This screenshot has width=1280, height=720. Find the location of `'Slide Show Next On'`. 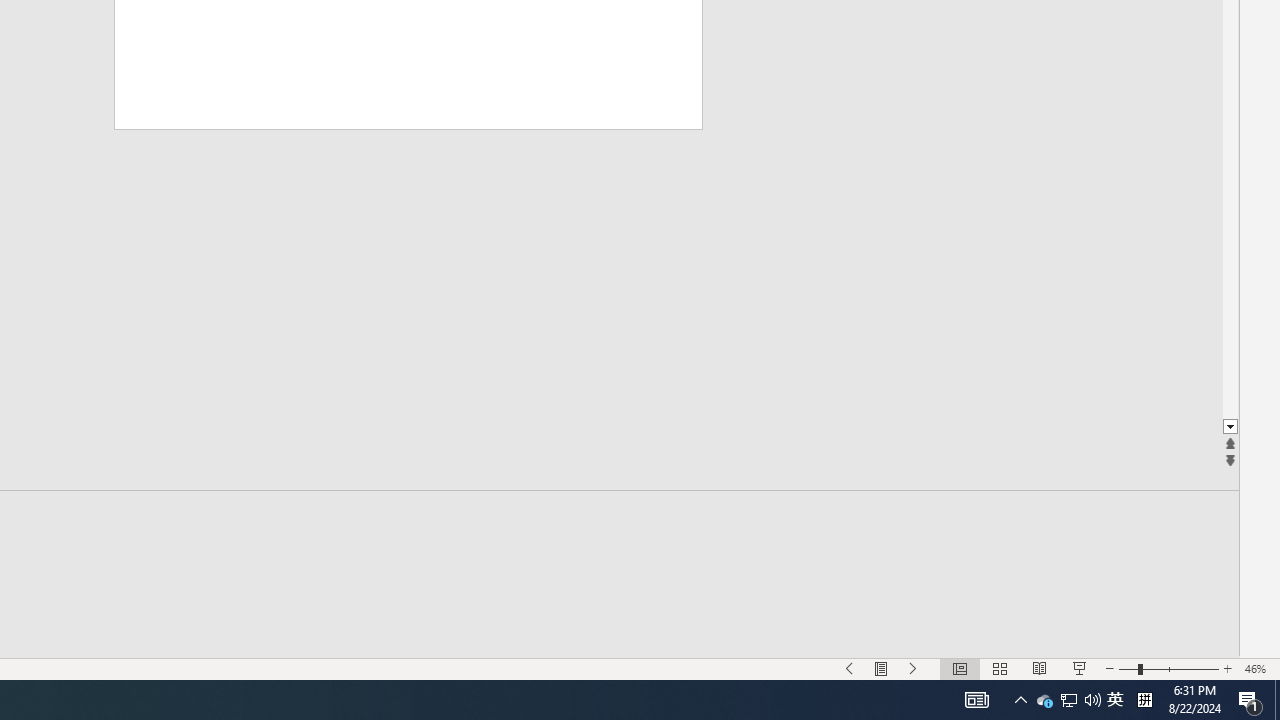

'Slide Show Next On' is located at coordinates (913, 669).